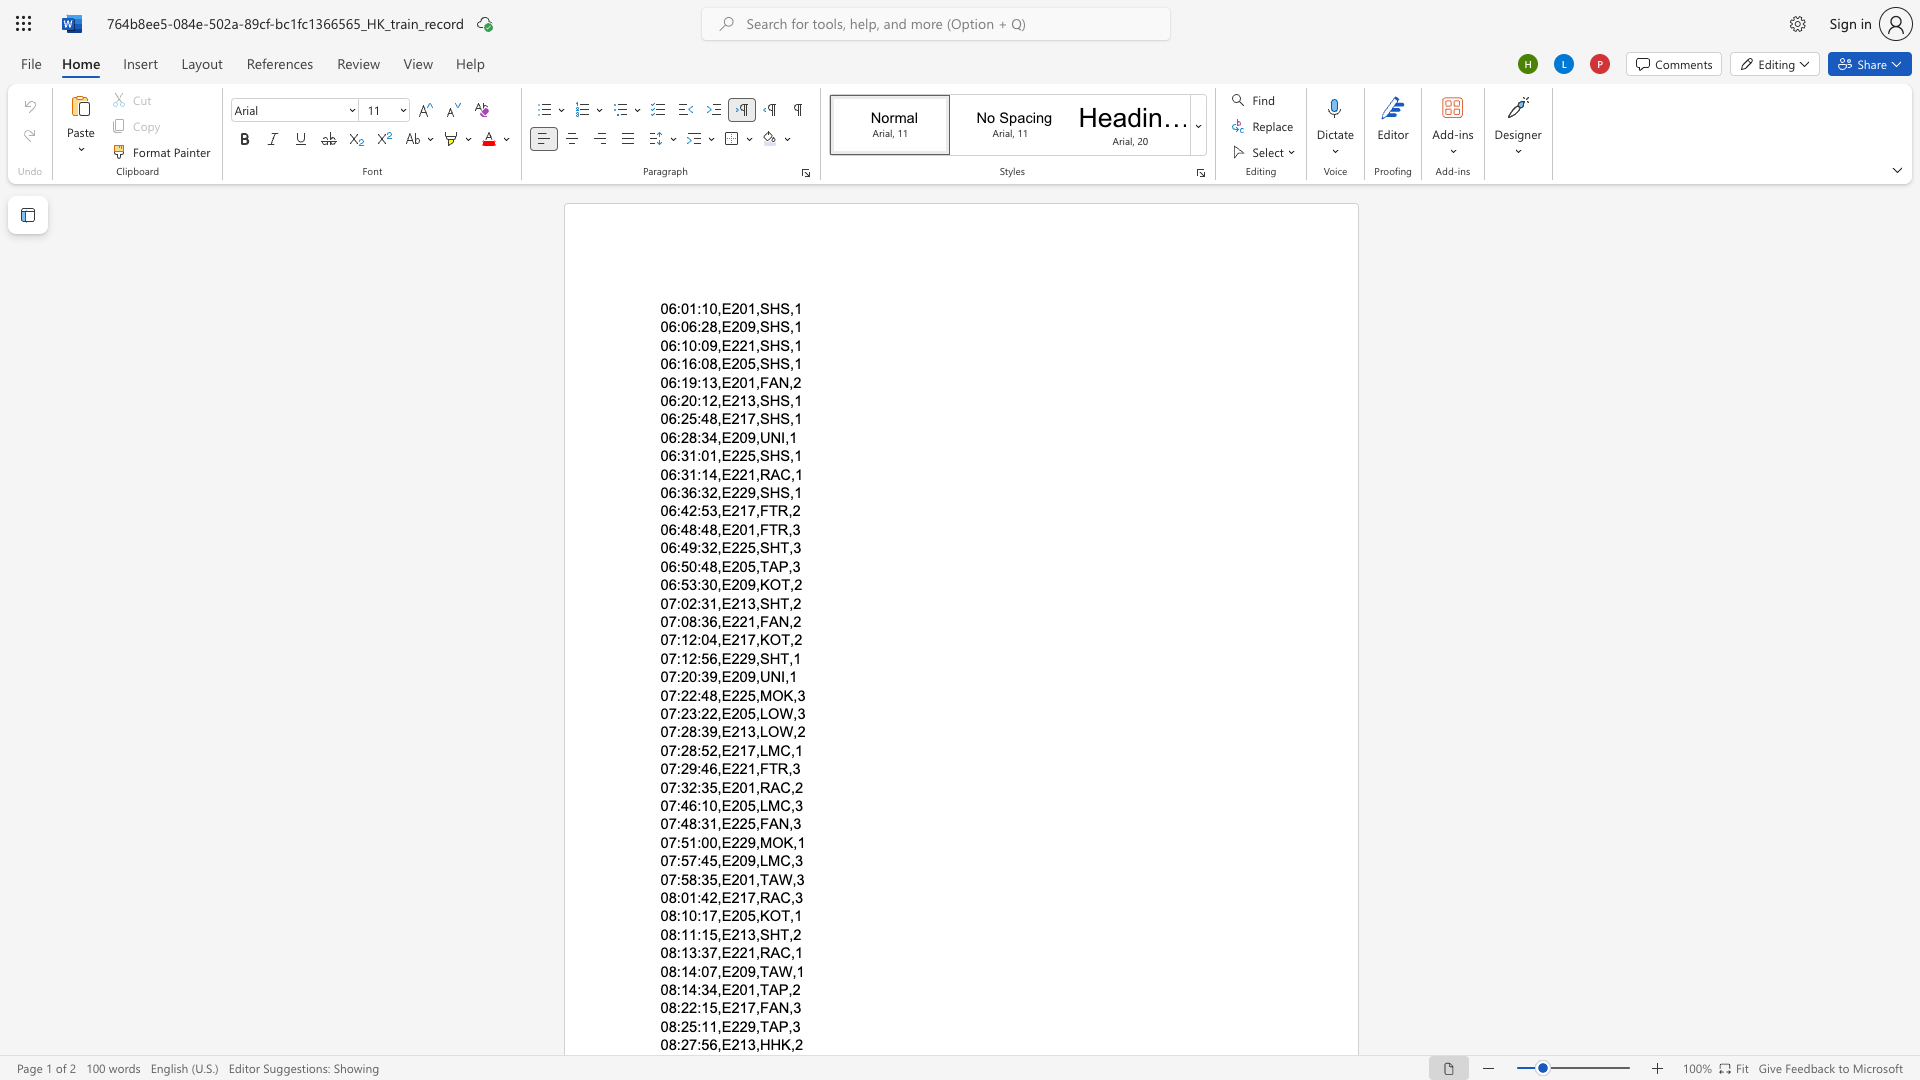 The height and width of the screenshot is (1080, 1920). What do you see at coordinates (680, 768) in the screenshot?
I see `the subset text "29:46,E221,F" within the text "07:29:46,E221,FTR,3"` at bounding box center [680, 768].